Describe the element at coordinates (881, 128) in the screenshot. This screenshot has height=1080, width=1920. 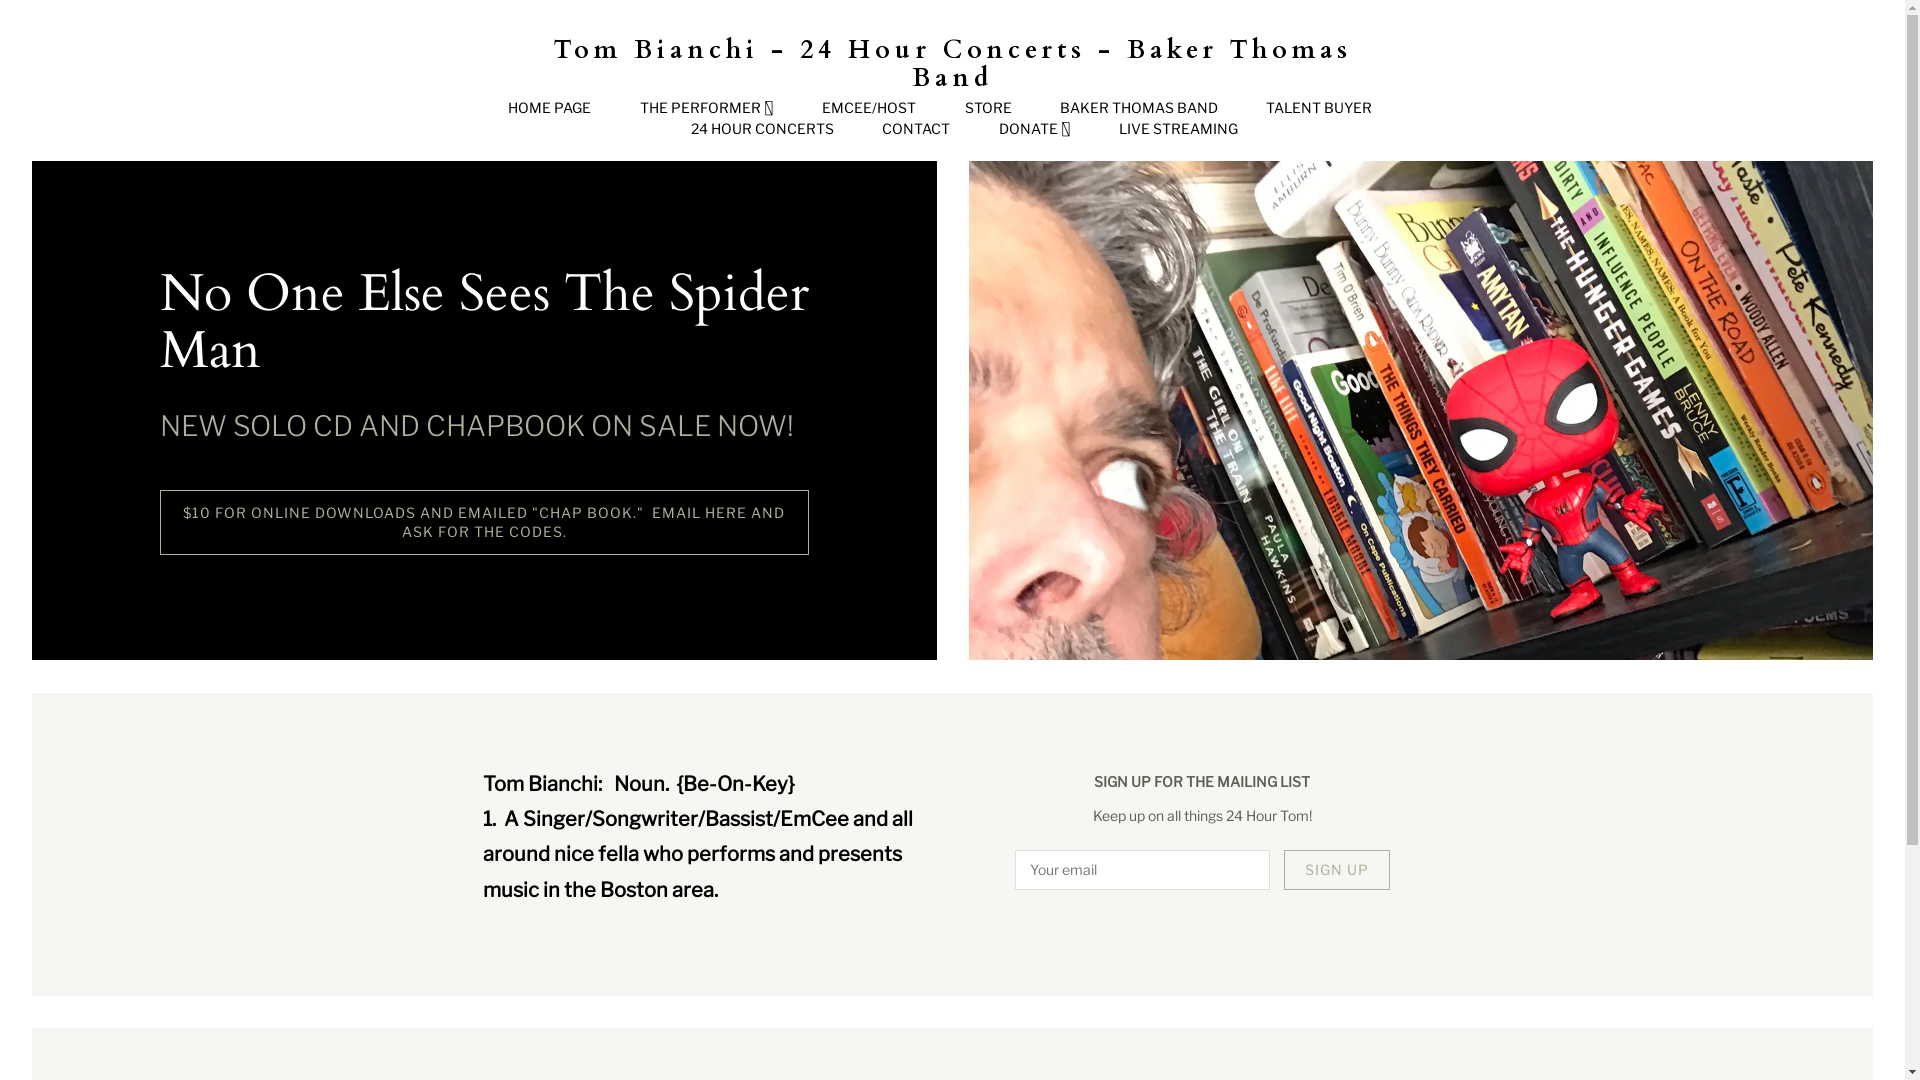
I see `'CONTACT'` at that location.